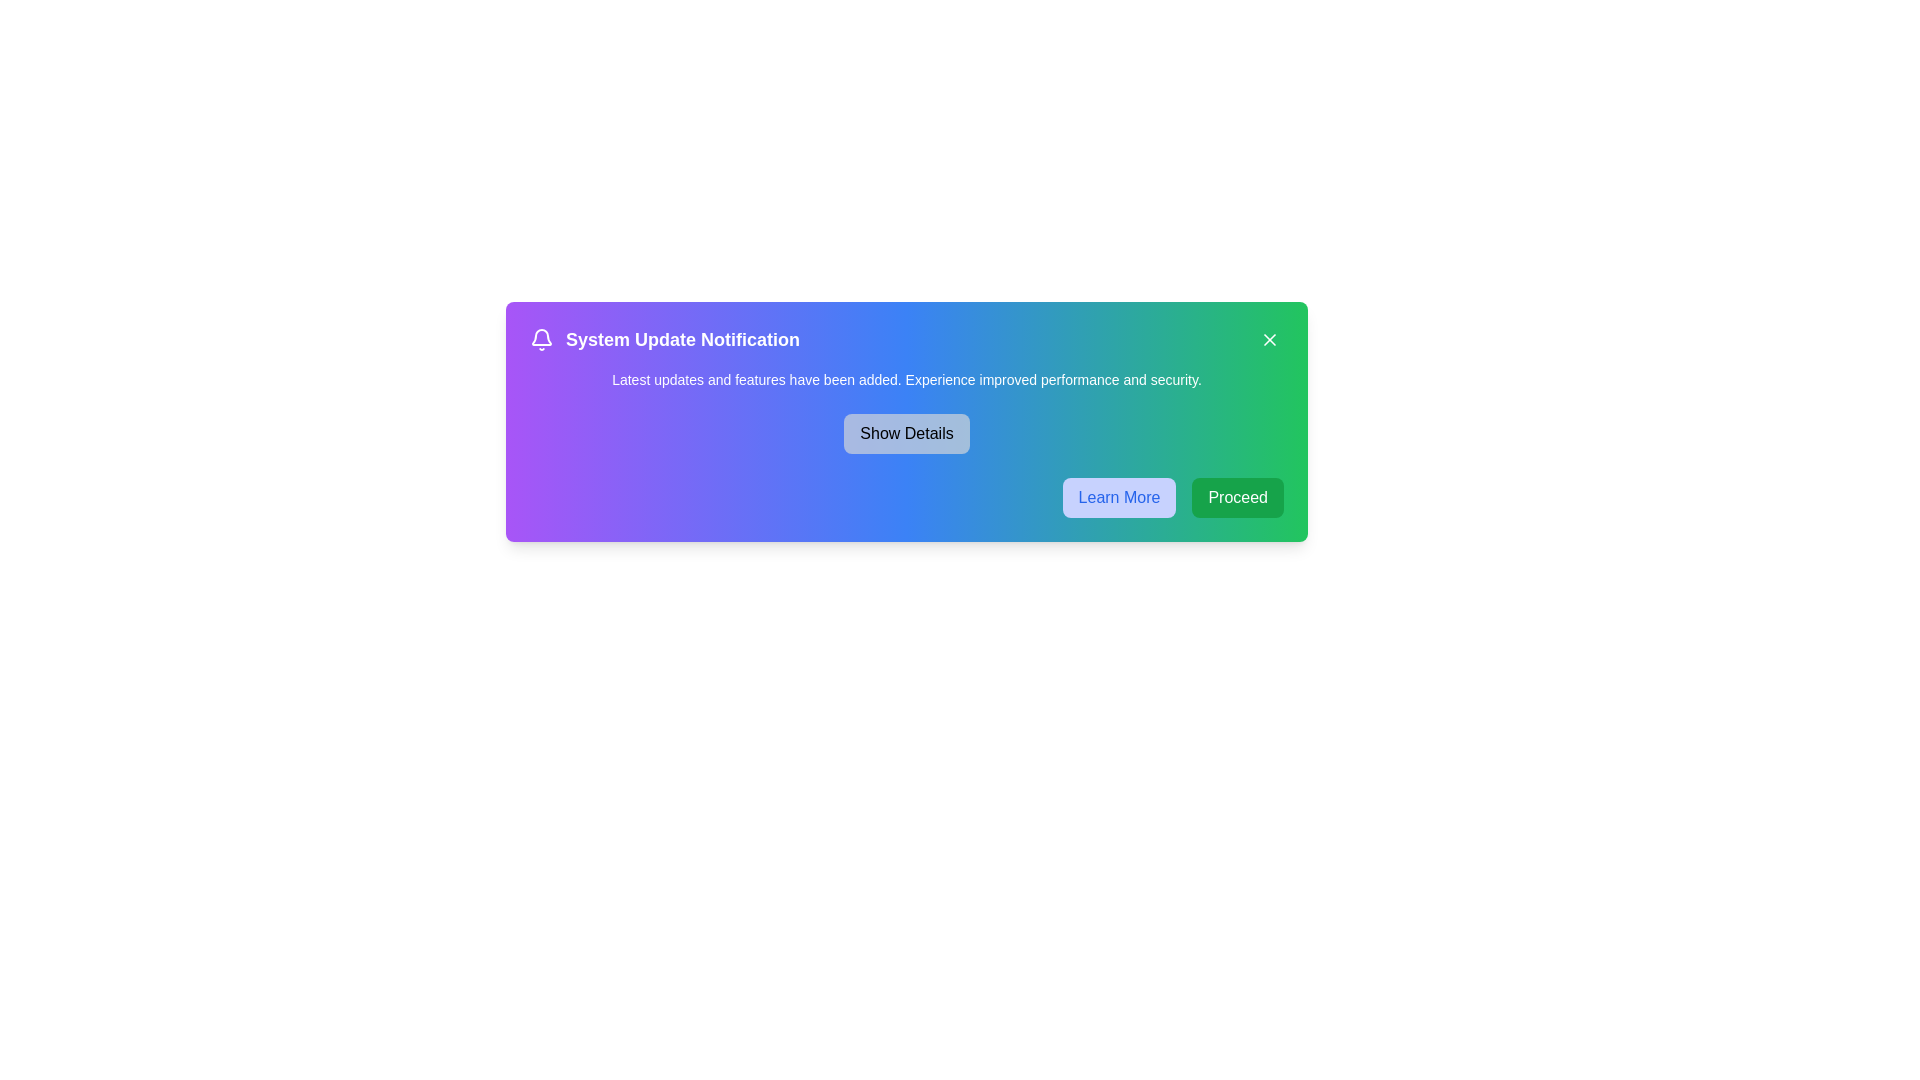  Describe the element at coordinates (1269, 338) in the screenshot. I see `the small, diagonal cross icon (Close/Dismiss) located in the top-right corner of the notification card` at that location.